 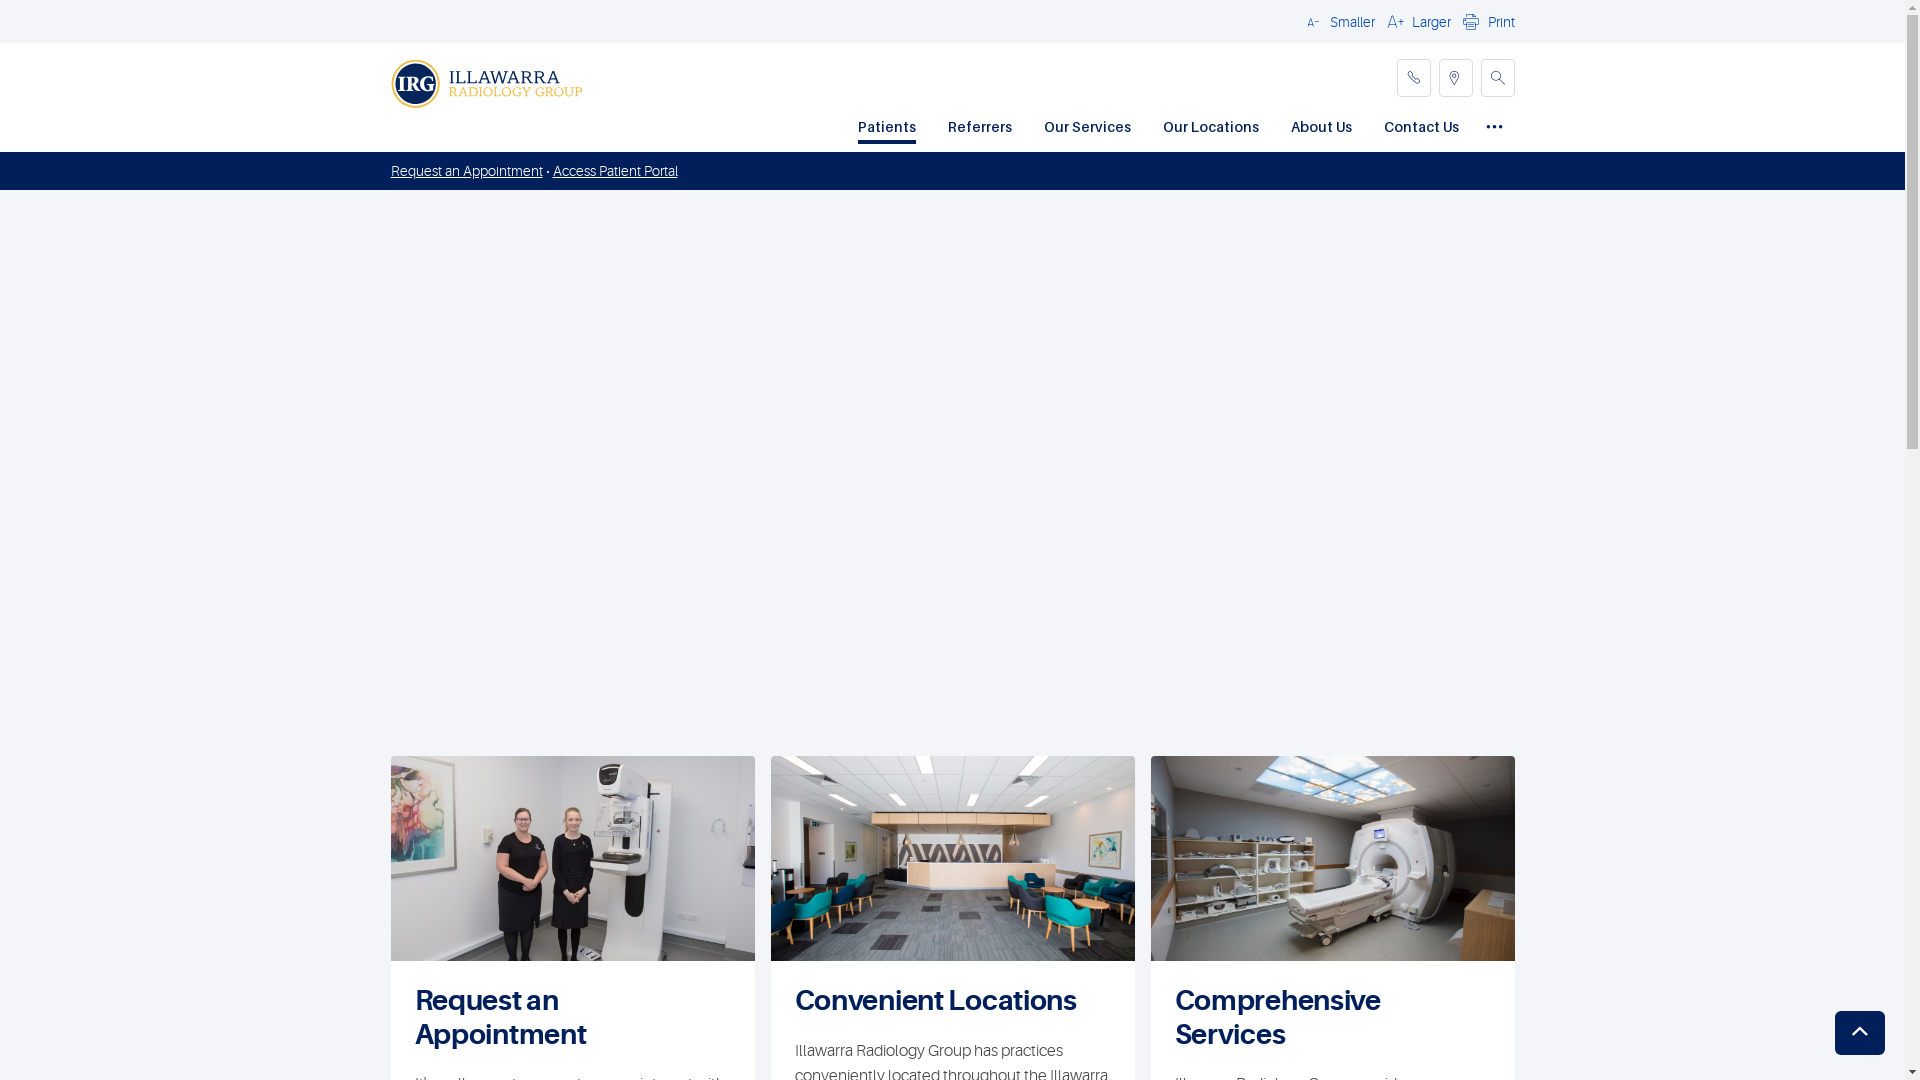 What do you see at coordinates (1382, 128) in the screenshot?
I see `'Contact Us'` at bounding box center [1382, 128].